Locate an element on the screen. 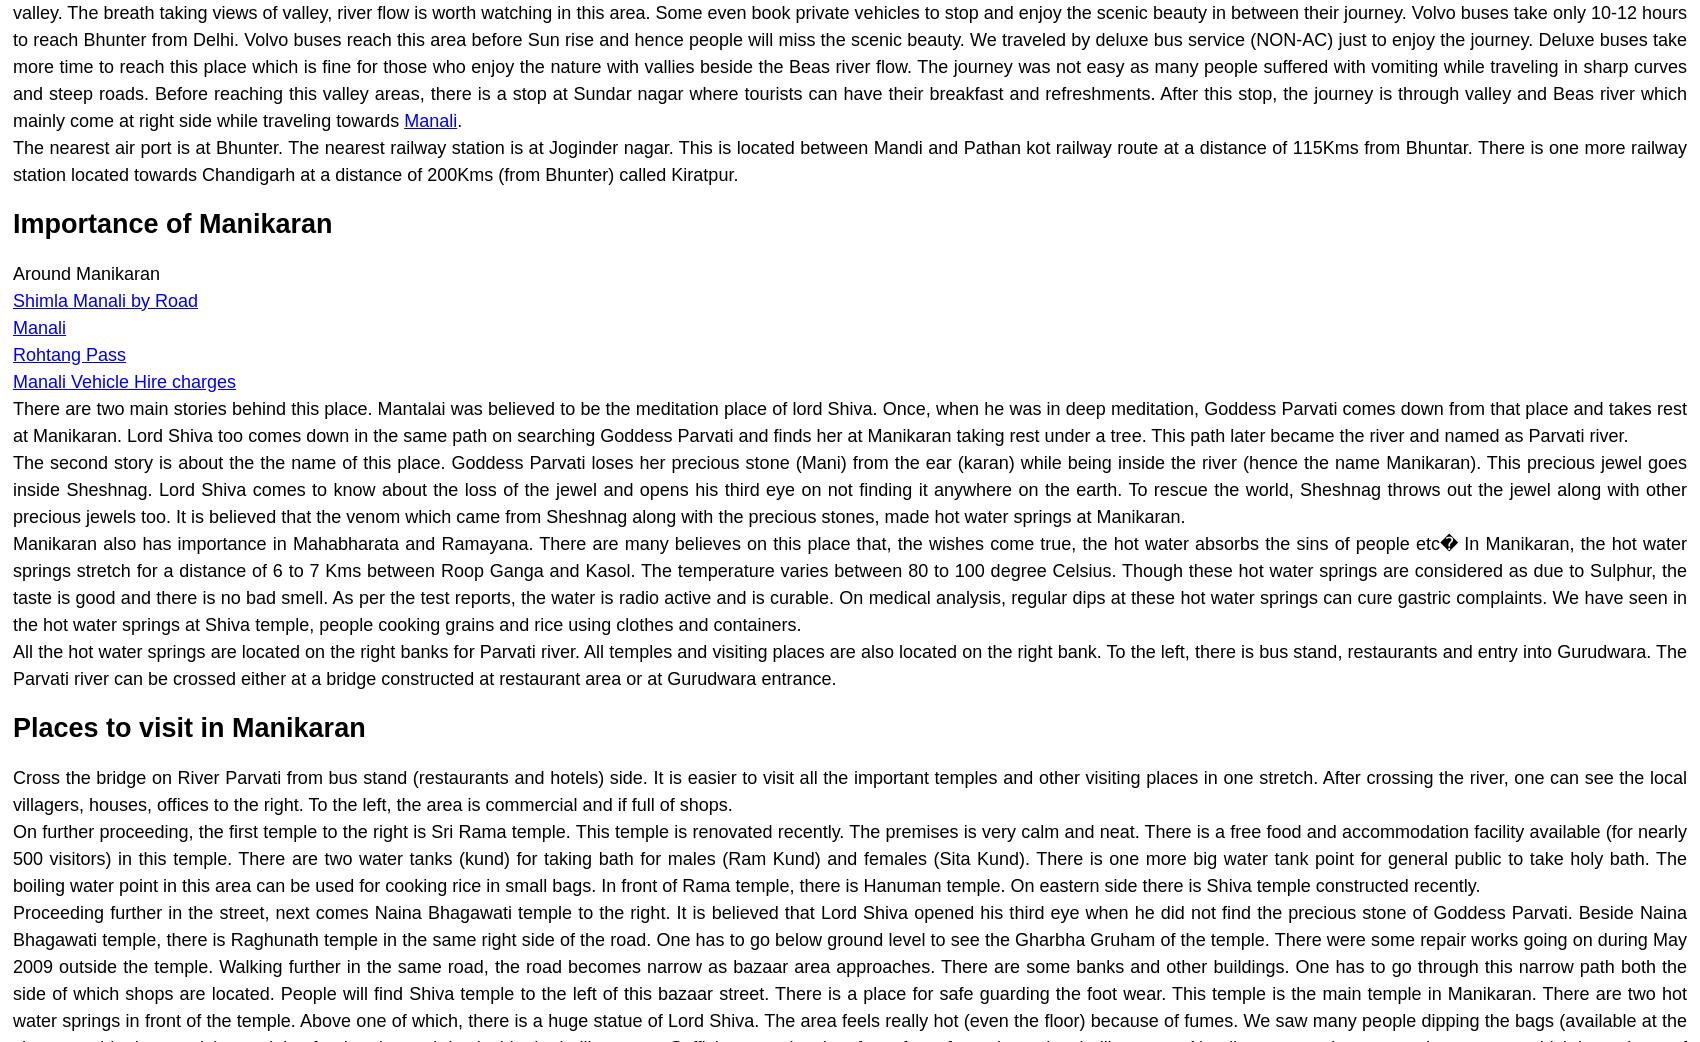 The height and width of the screenshot is (1042, 1700). 'The nearest air port is at Bhunter. The nearest railway station is at Joginder nagar. This is located between Mandi and Pathan kot  railway route at a distance of 115Kms from Bhuntar. There is one more railway station located towards Chandigarh at a distance of 200Kms (from Bhunter) called Kiratpur.' is located at coordinates (850, 161).